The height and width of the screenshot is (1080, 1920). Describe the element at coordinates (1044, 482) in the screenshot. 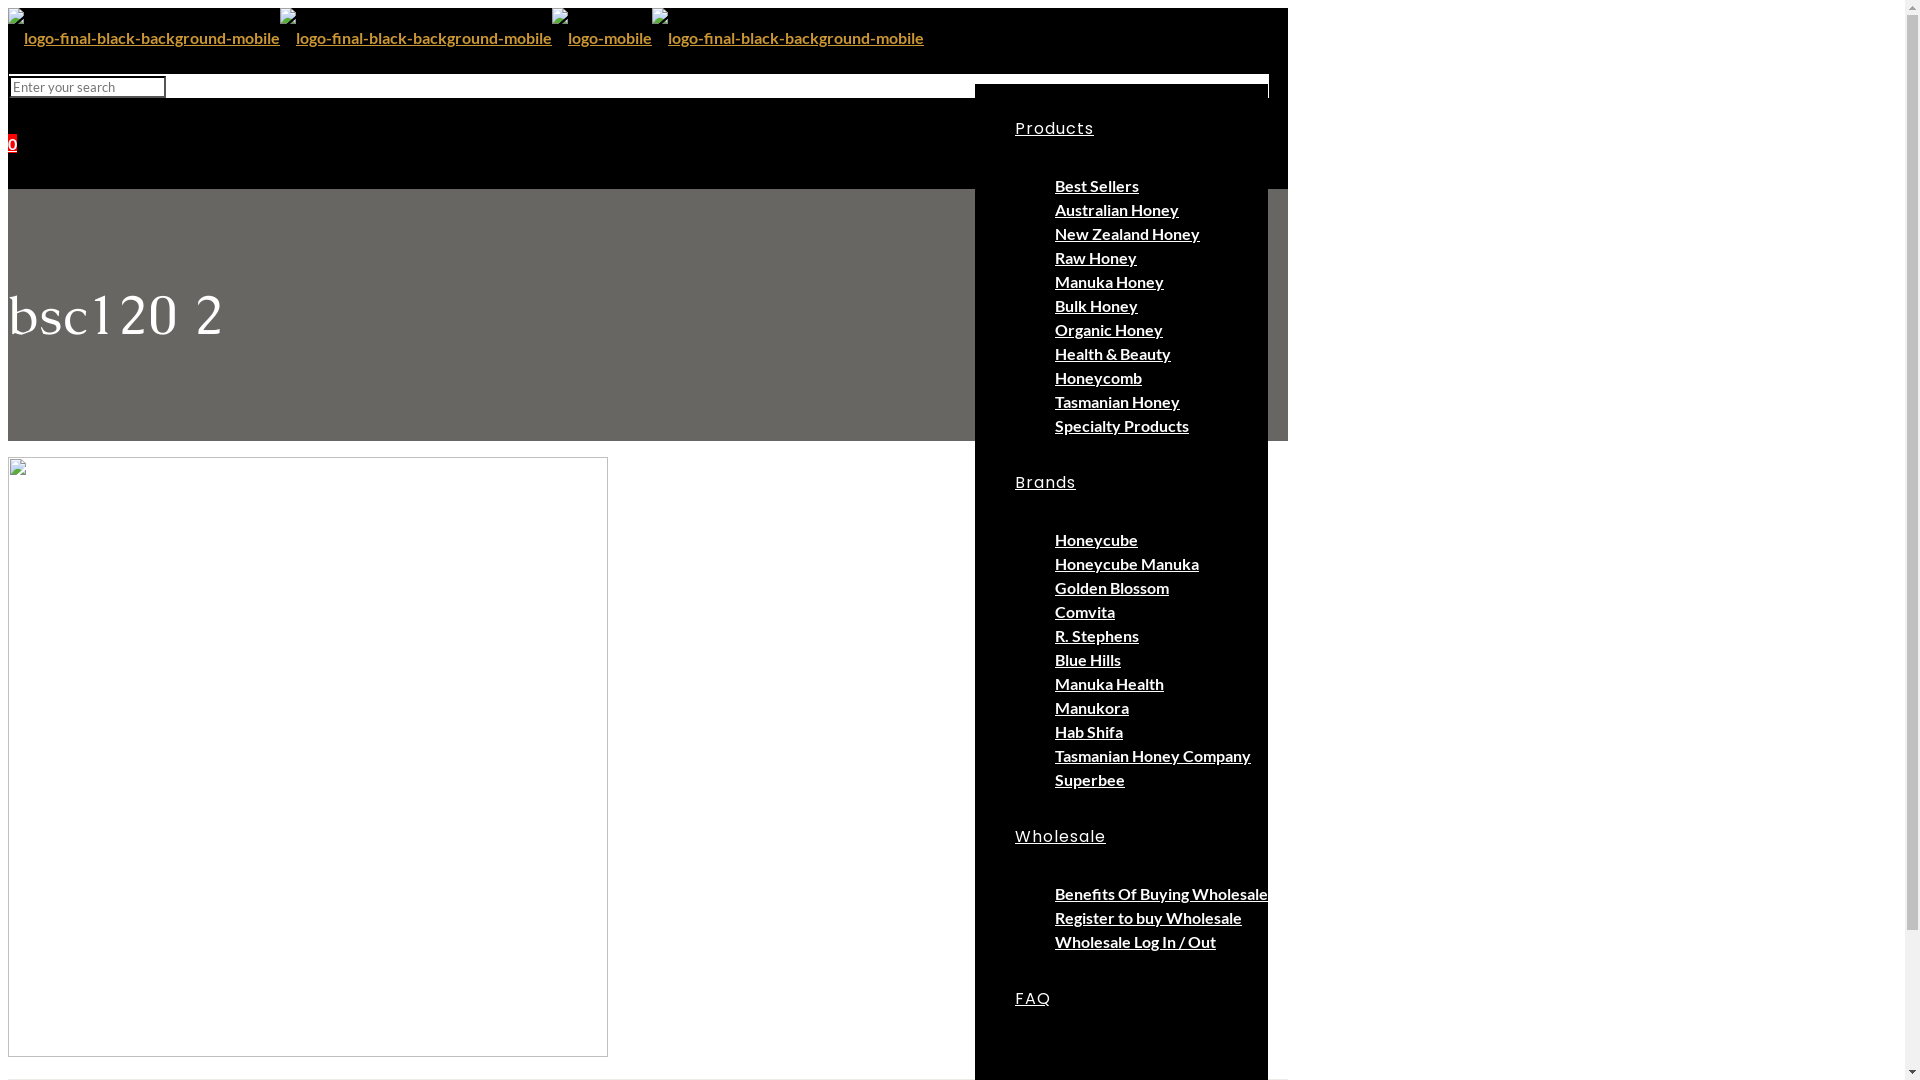

I see `'Brands'` at that location.